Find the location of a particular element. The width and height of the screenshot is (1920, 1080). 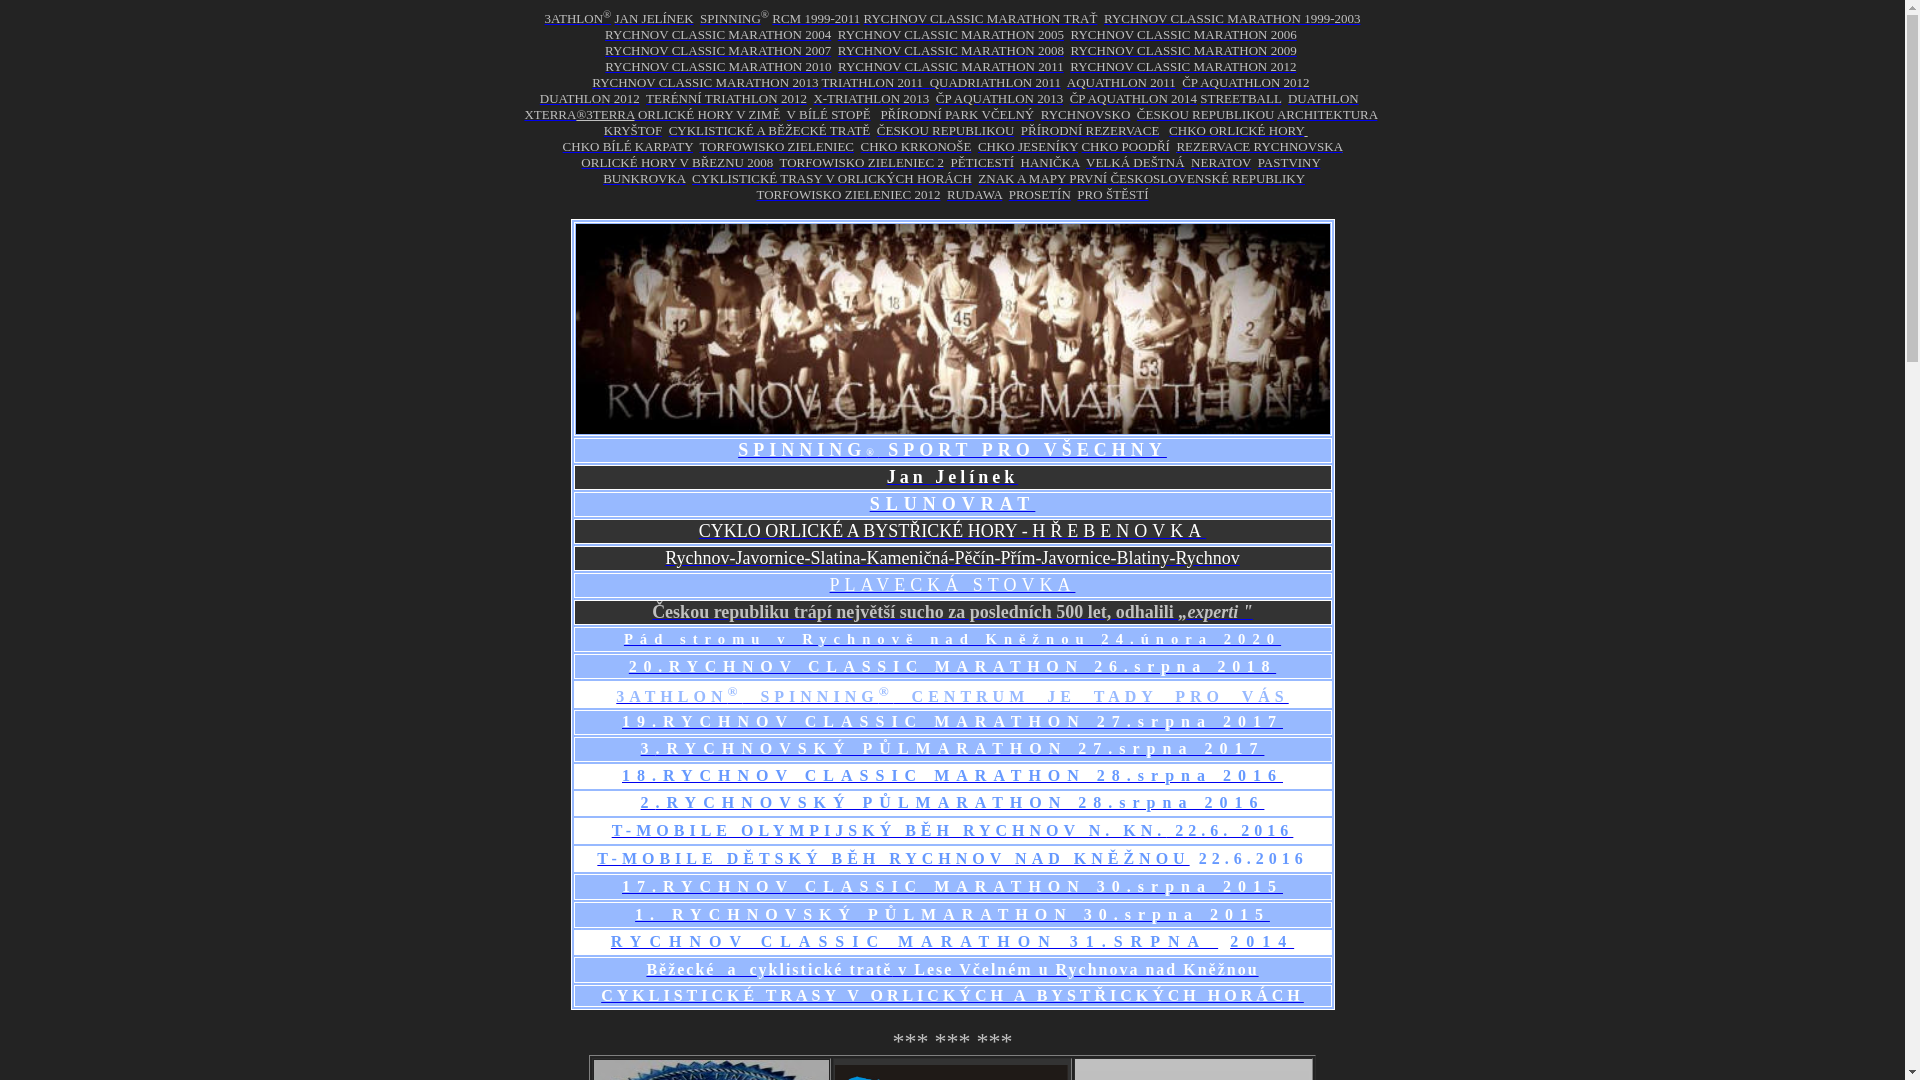

'RYCHNOV CLASSIC MARATHON 1999-2003' is located at coordinates (1231, 18).